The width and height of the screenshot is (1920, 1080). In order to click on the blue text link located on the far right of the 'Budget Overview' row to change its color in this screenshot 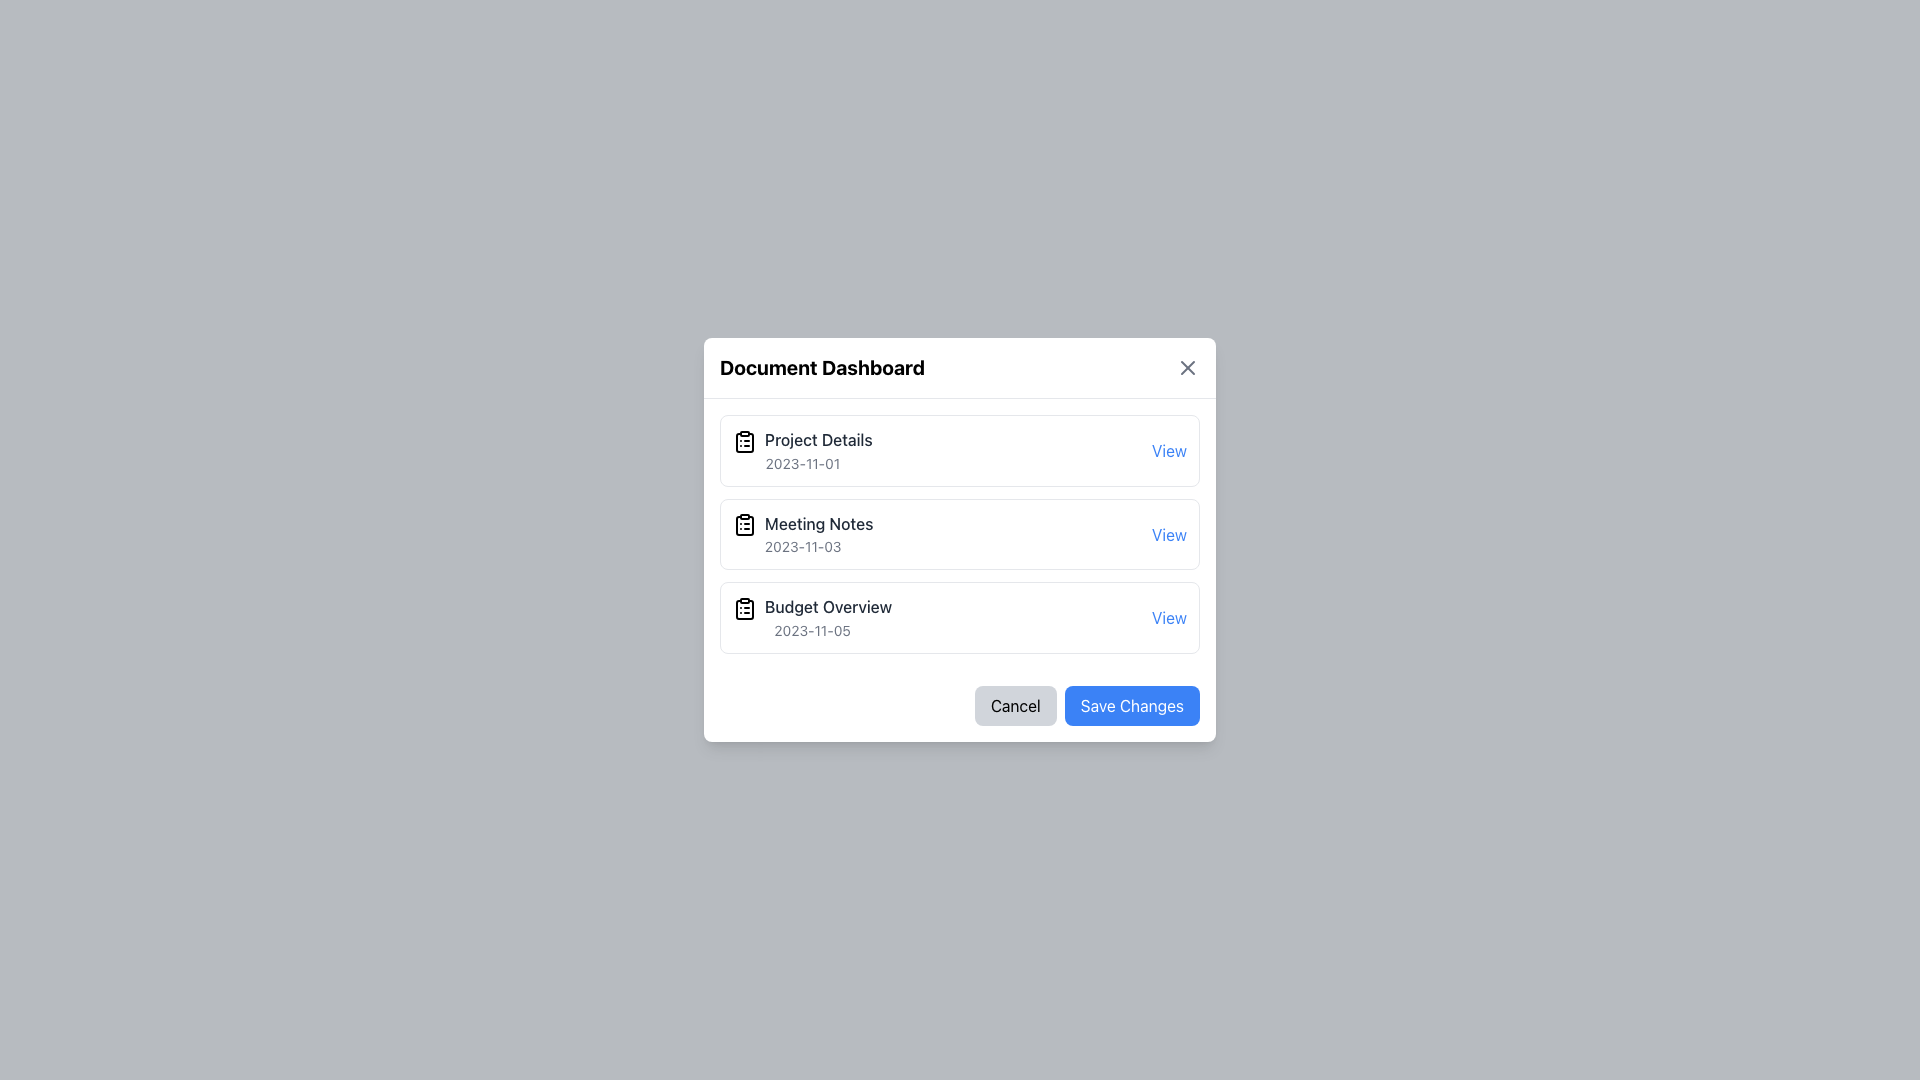, I will do `click(1169, 617)`.